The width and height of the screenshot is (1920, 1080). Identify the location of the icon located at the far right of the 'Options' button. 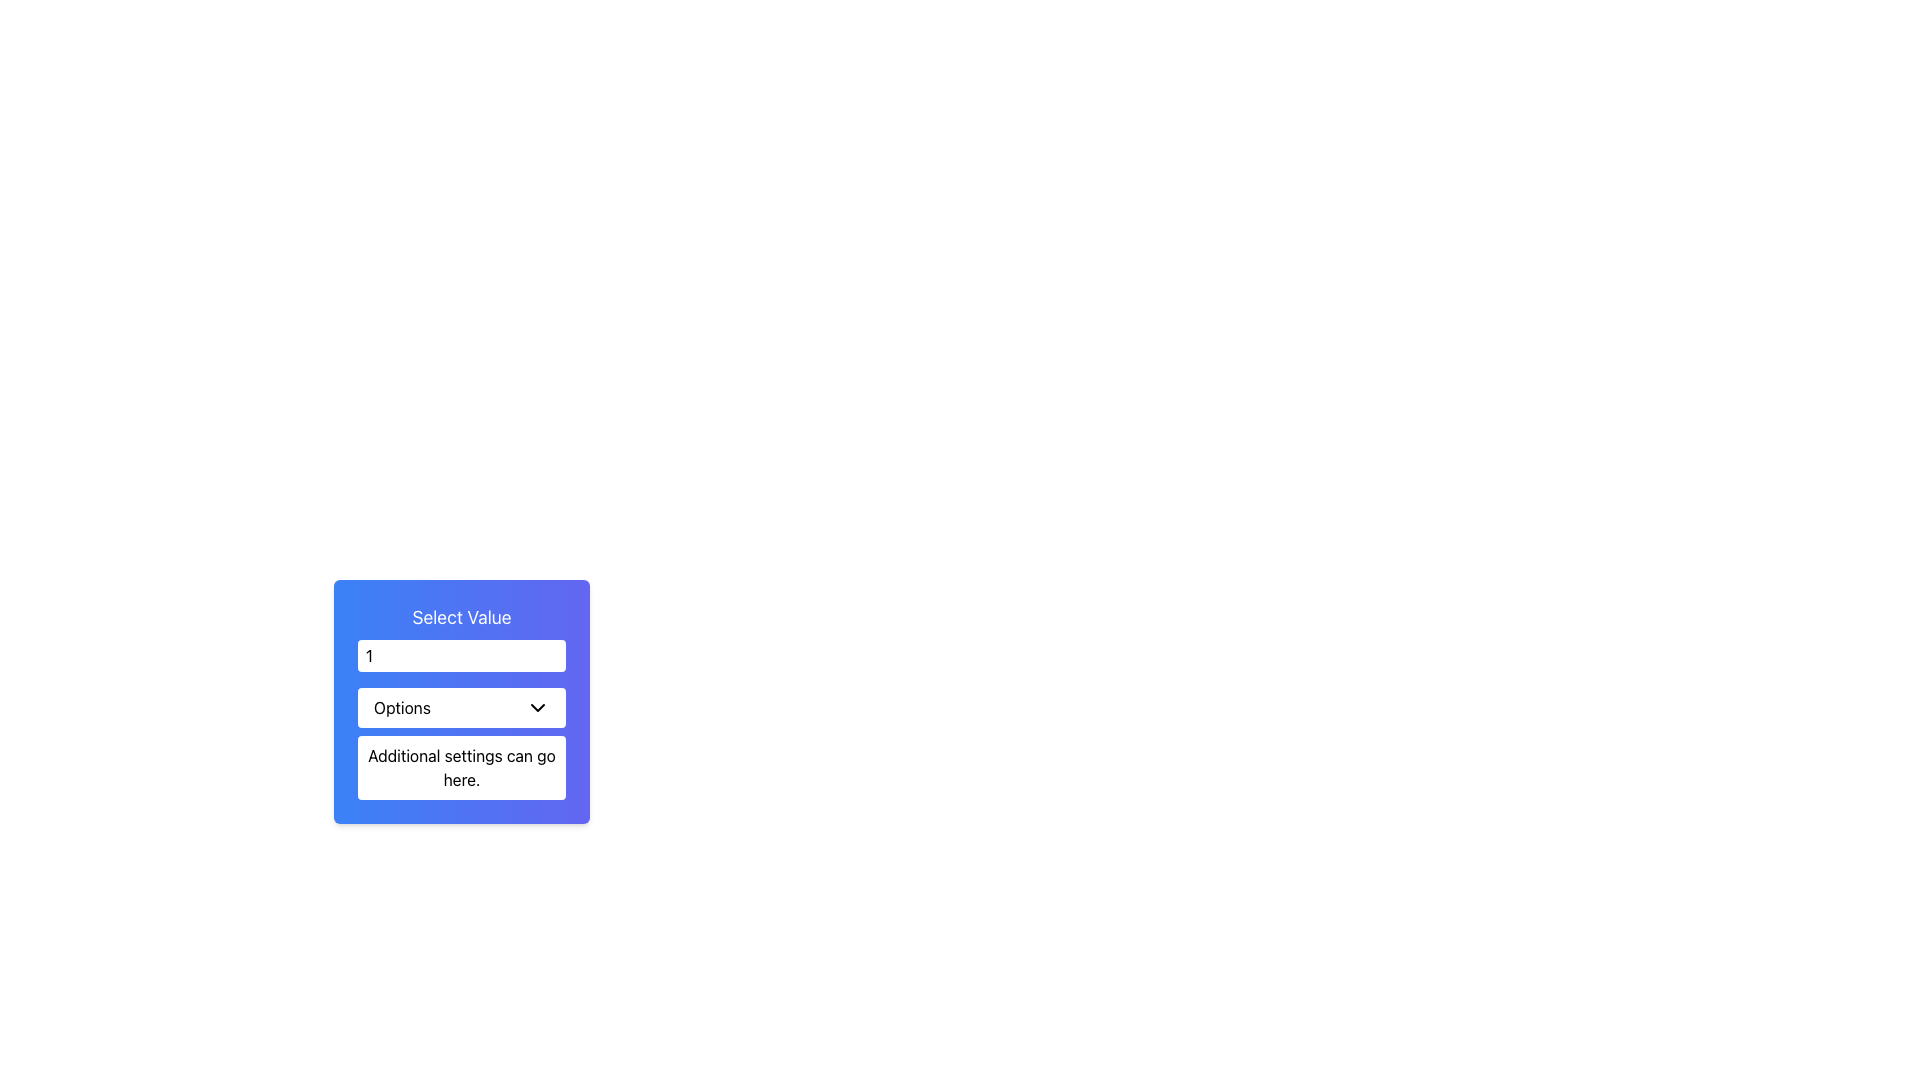
(537, 707).